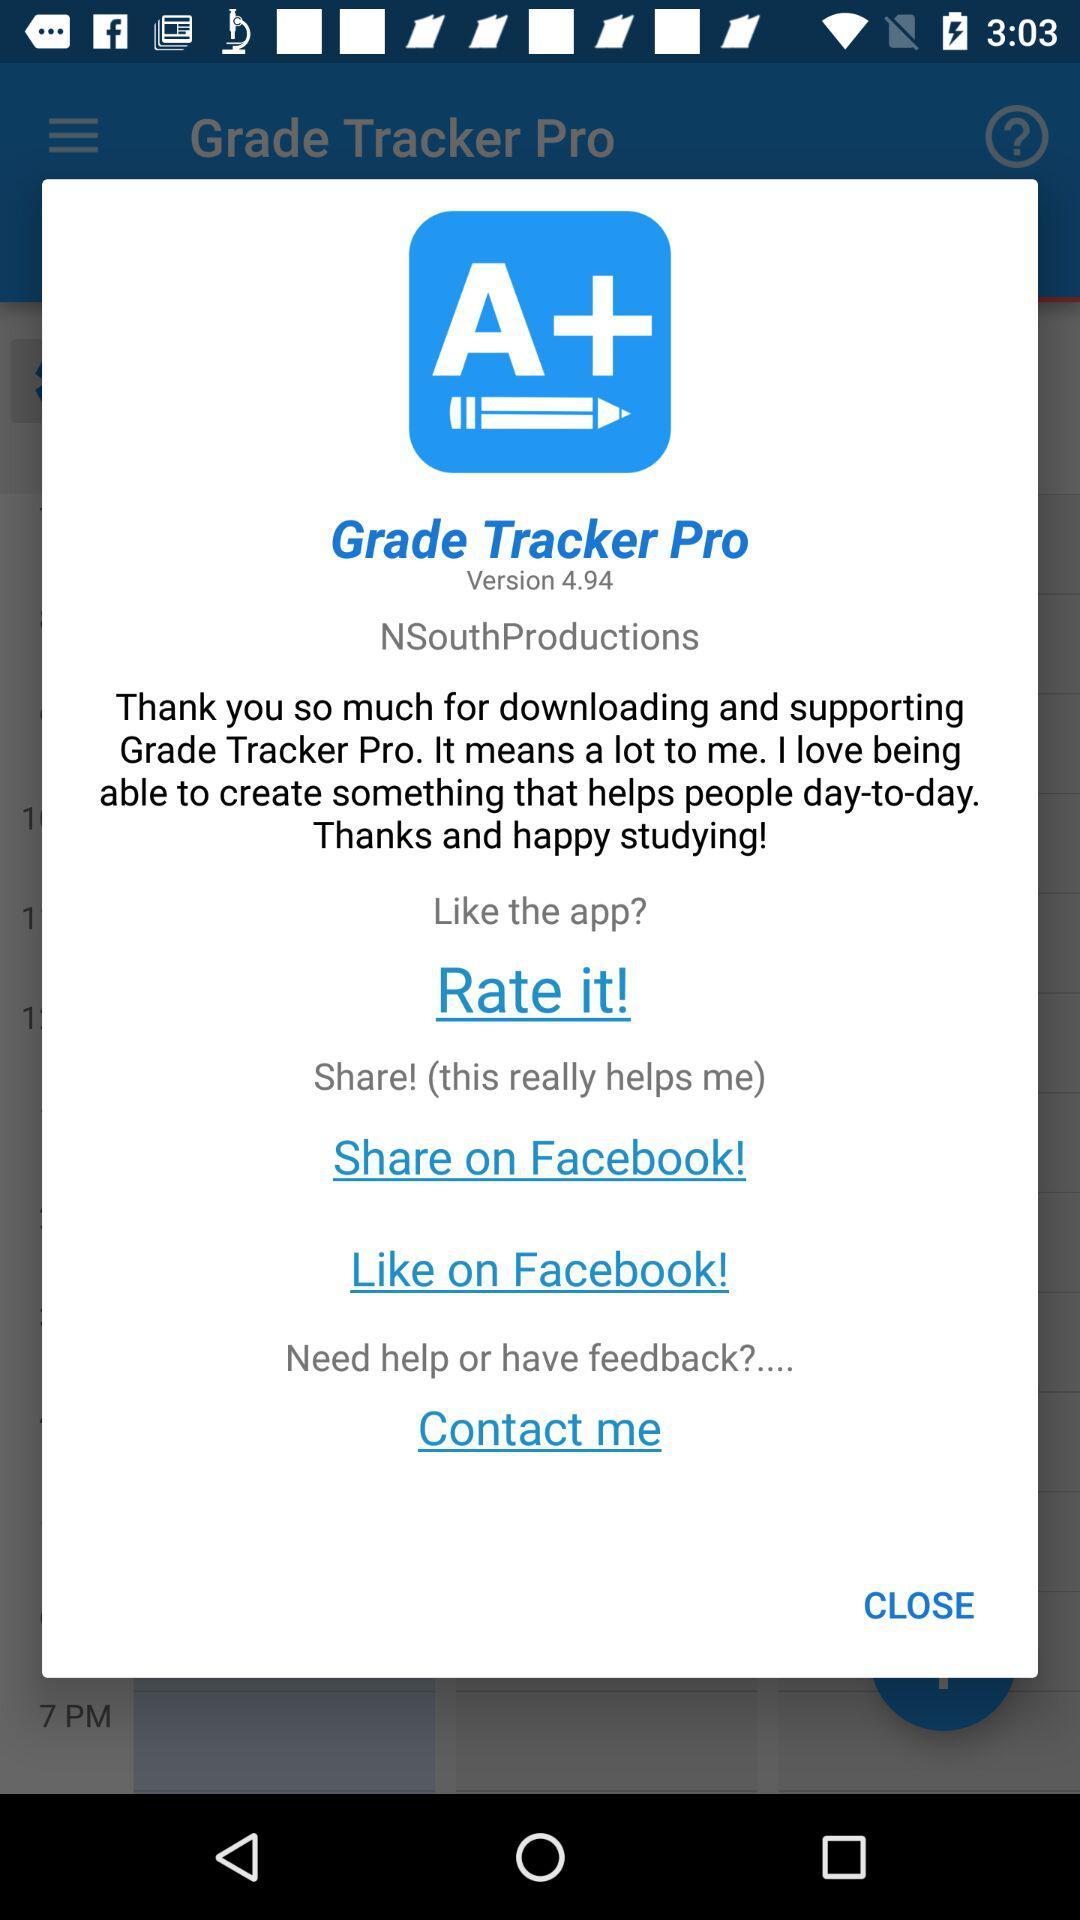  I want to click on the icon below thank you so, so click(532, 987).